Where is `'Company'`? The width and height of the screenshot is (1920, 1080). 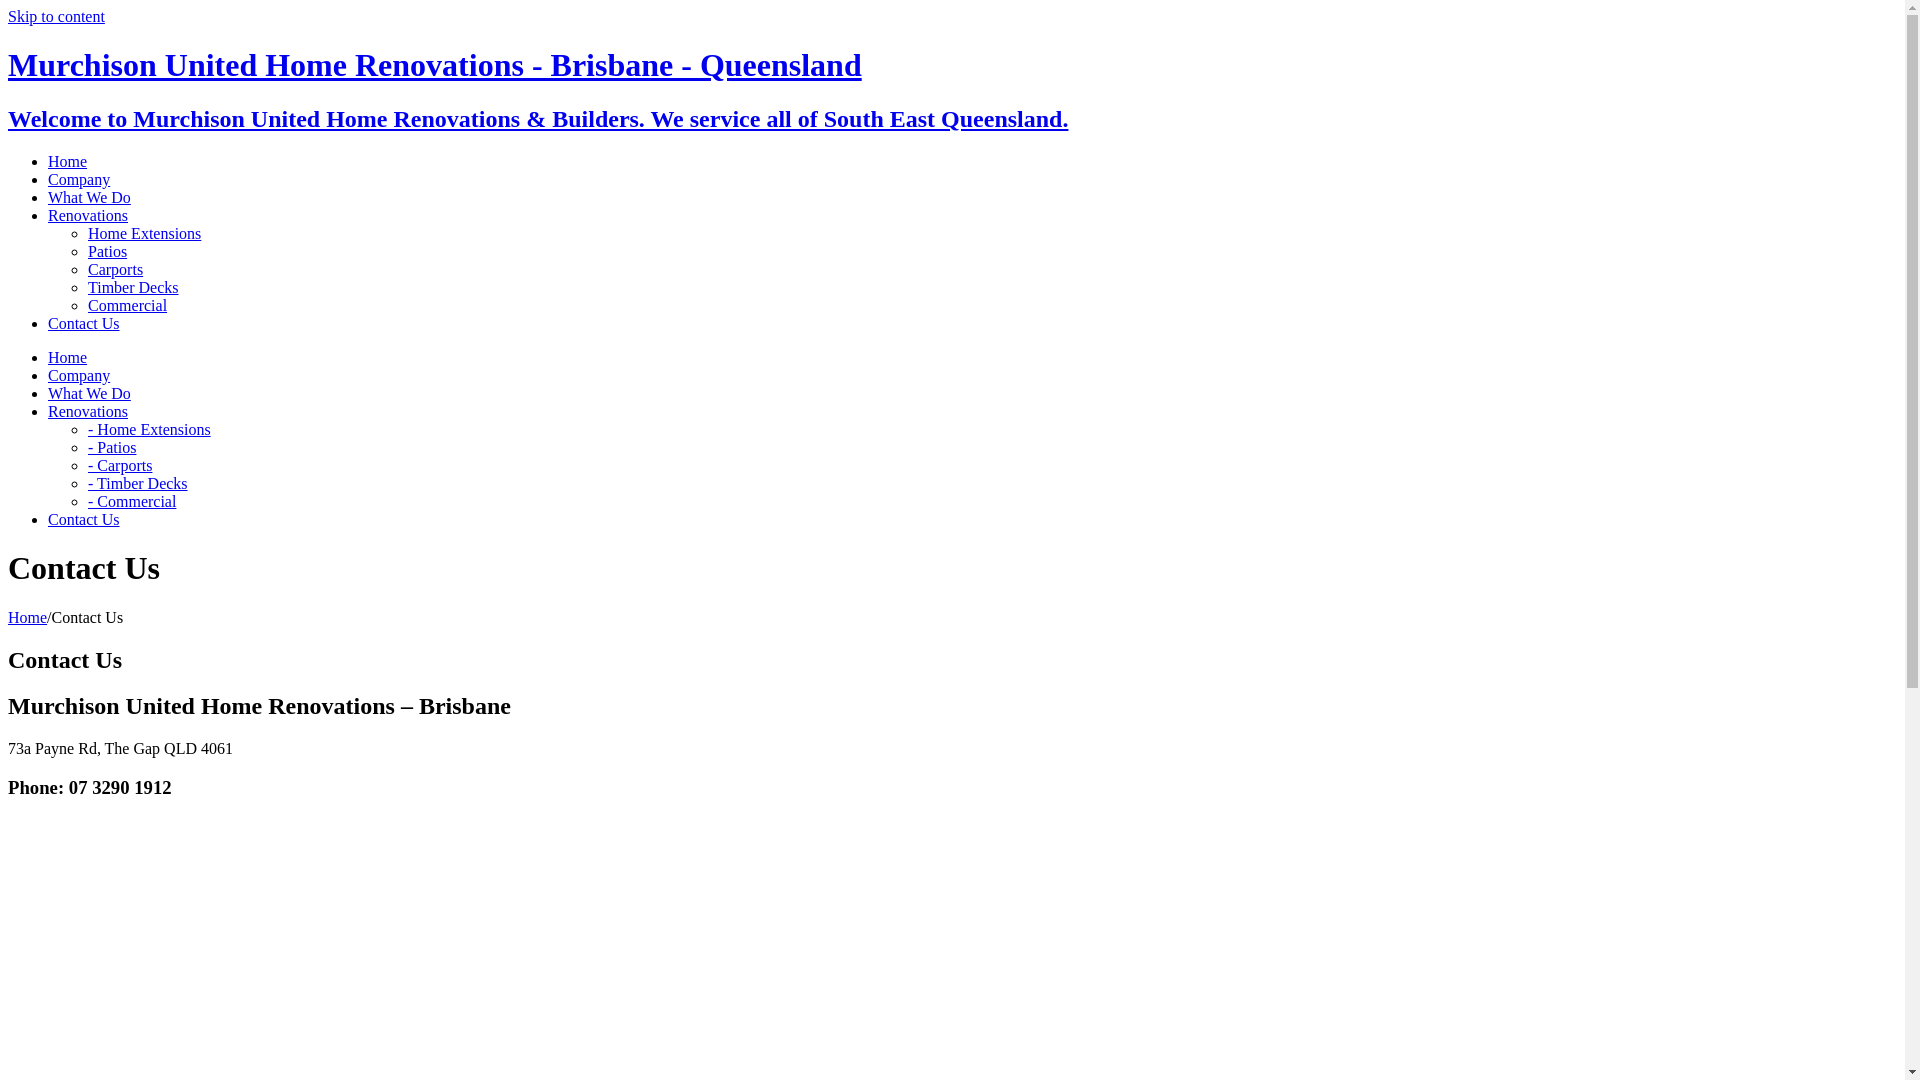 'Company' is located at coordinates (78, 375).